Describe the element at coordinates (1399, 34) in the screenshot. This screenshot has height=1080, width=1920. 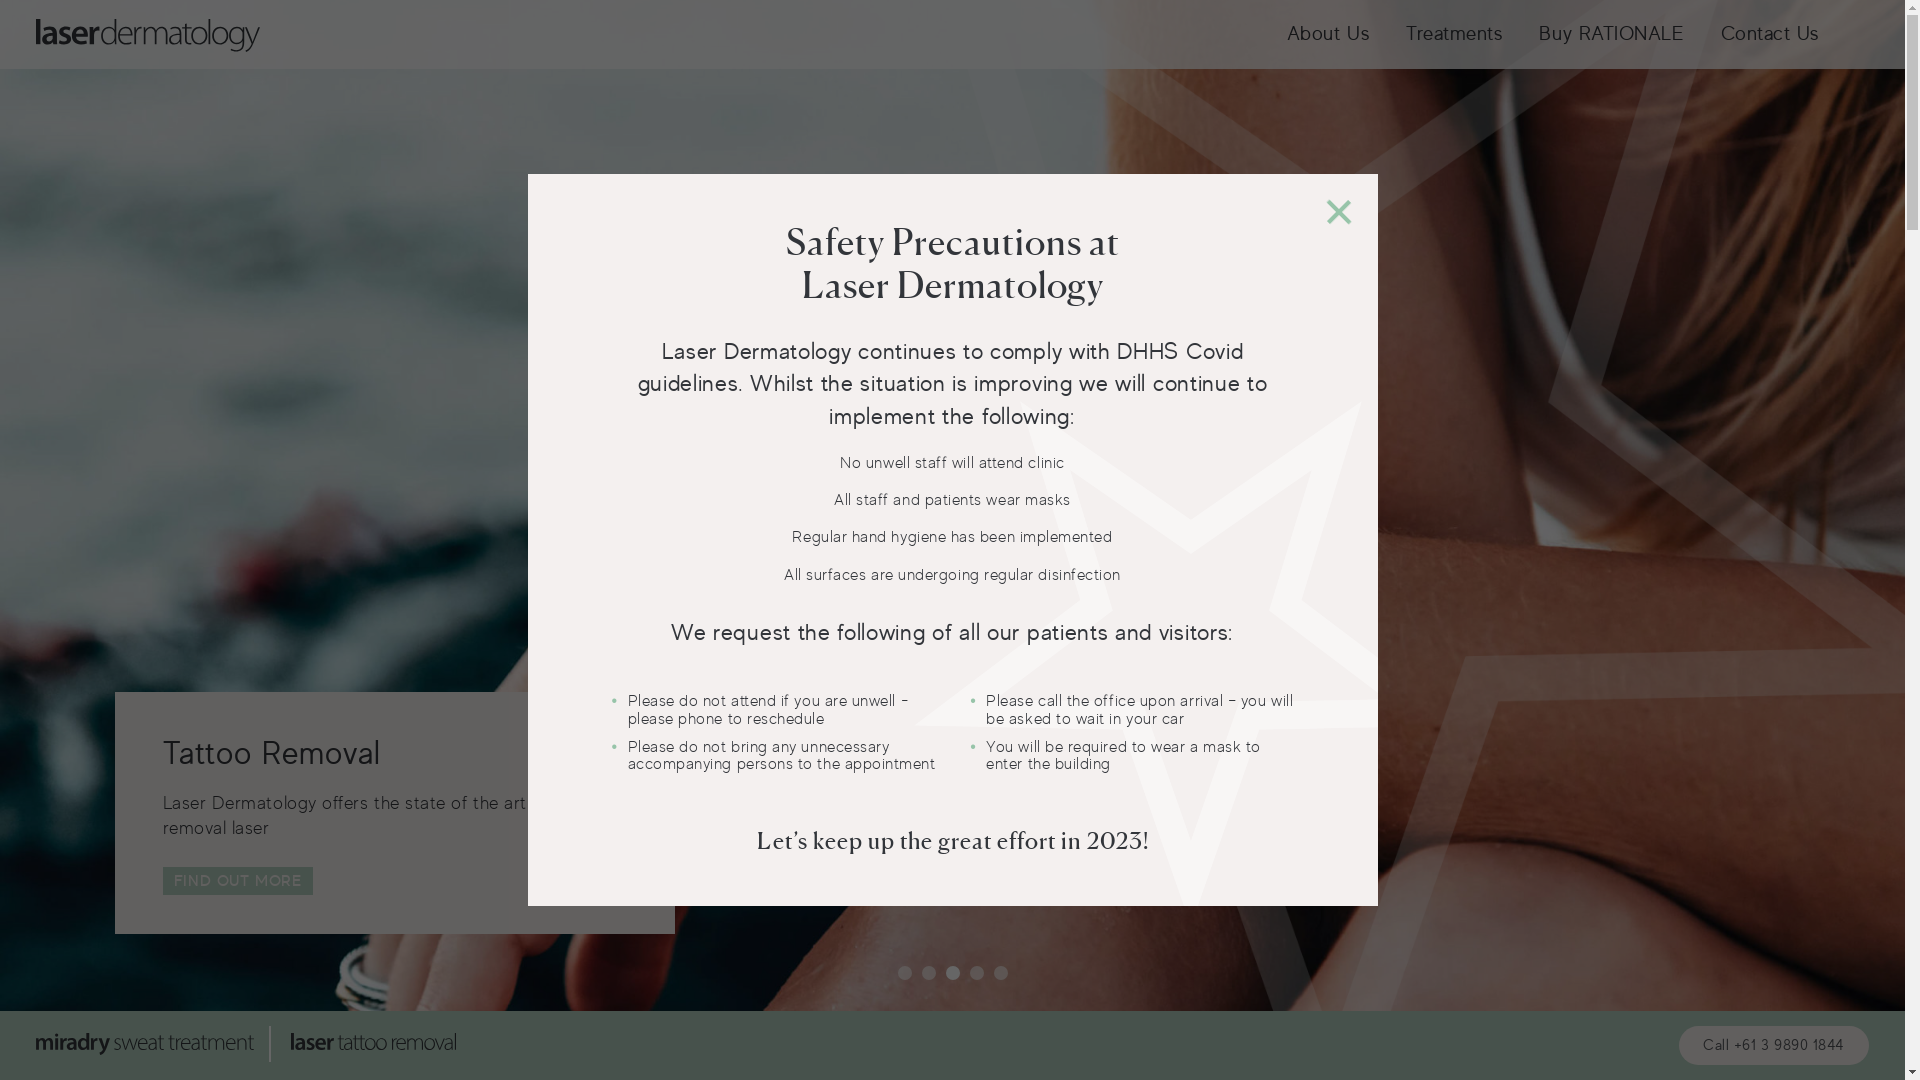
I see `'Treatments'` at that location.